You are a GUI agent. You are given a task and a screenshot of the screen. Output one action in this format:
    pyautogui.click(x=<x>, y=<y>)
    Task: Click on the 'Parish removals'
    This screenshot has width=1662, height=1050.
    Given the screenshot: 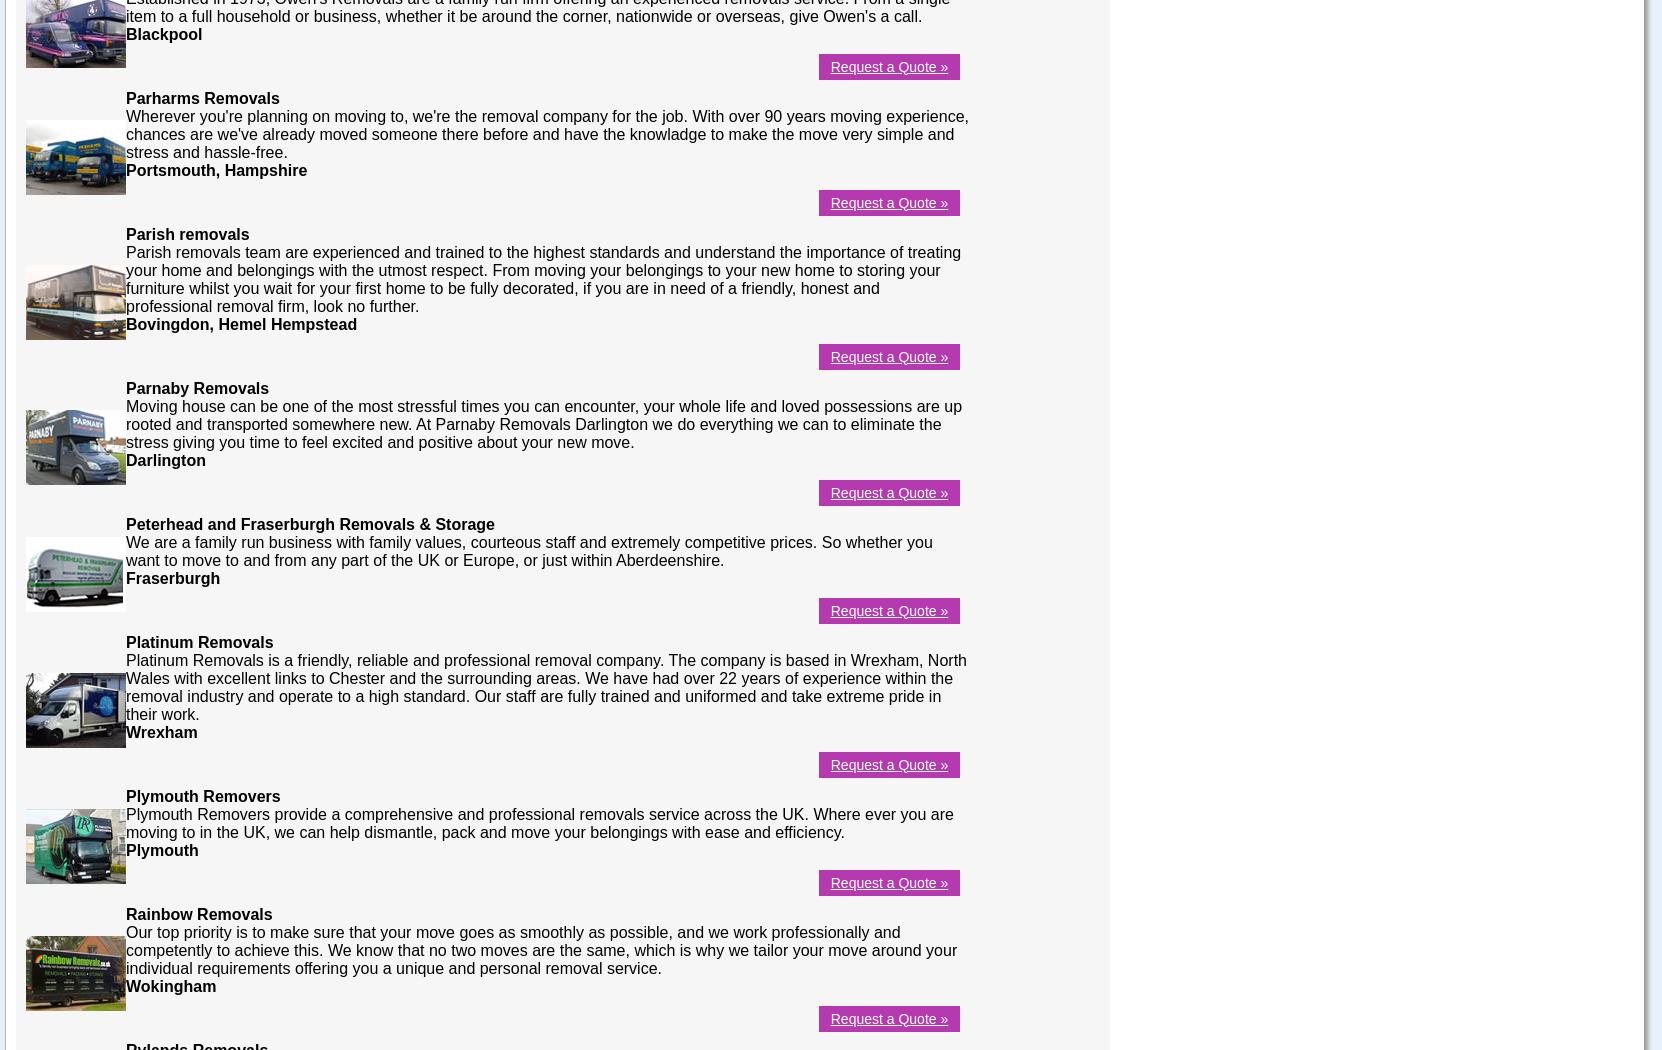 What is the action you would take?
    pyautogui.click(x=186, y=233)
    